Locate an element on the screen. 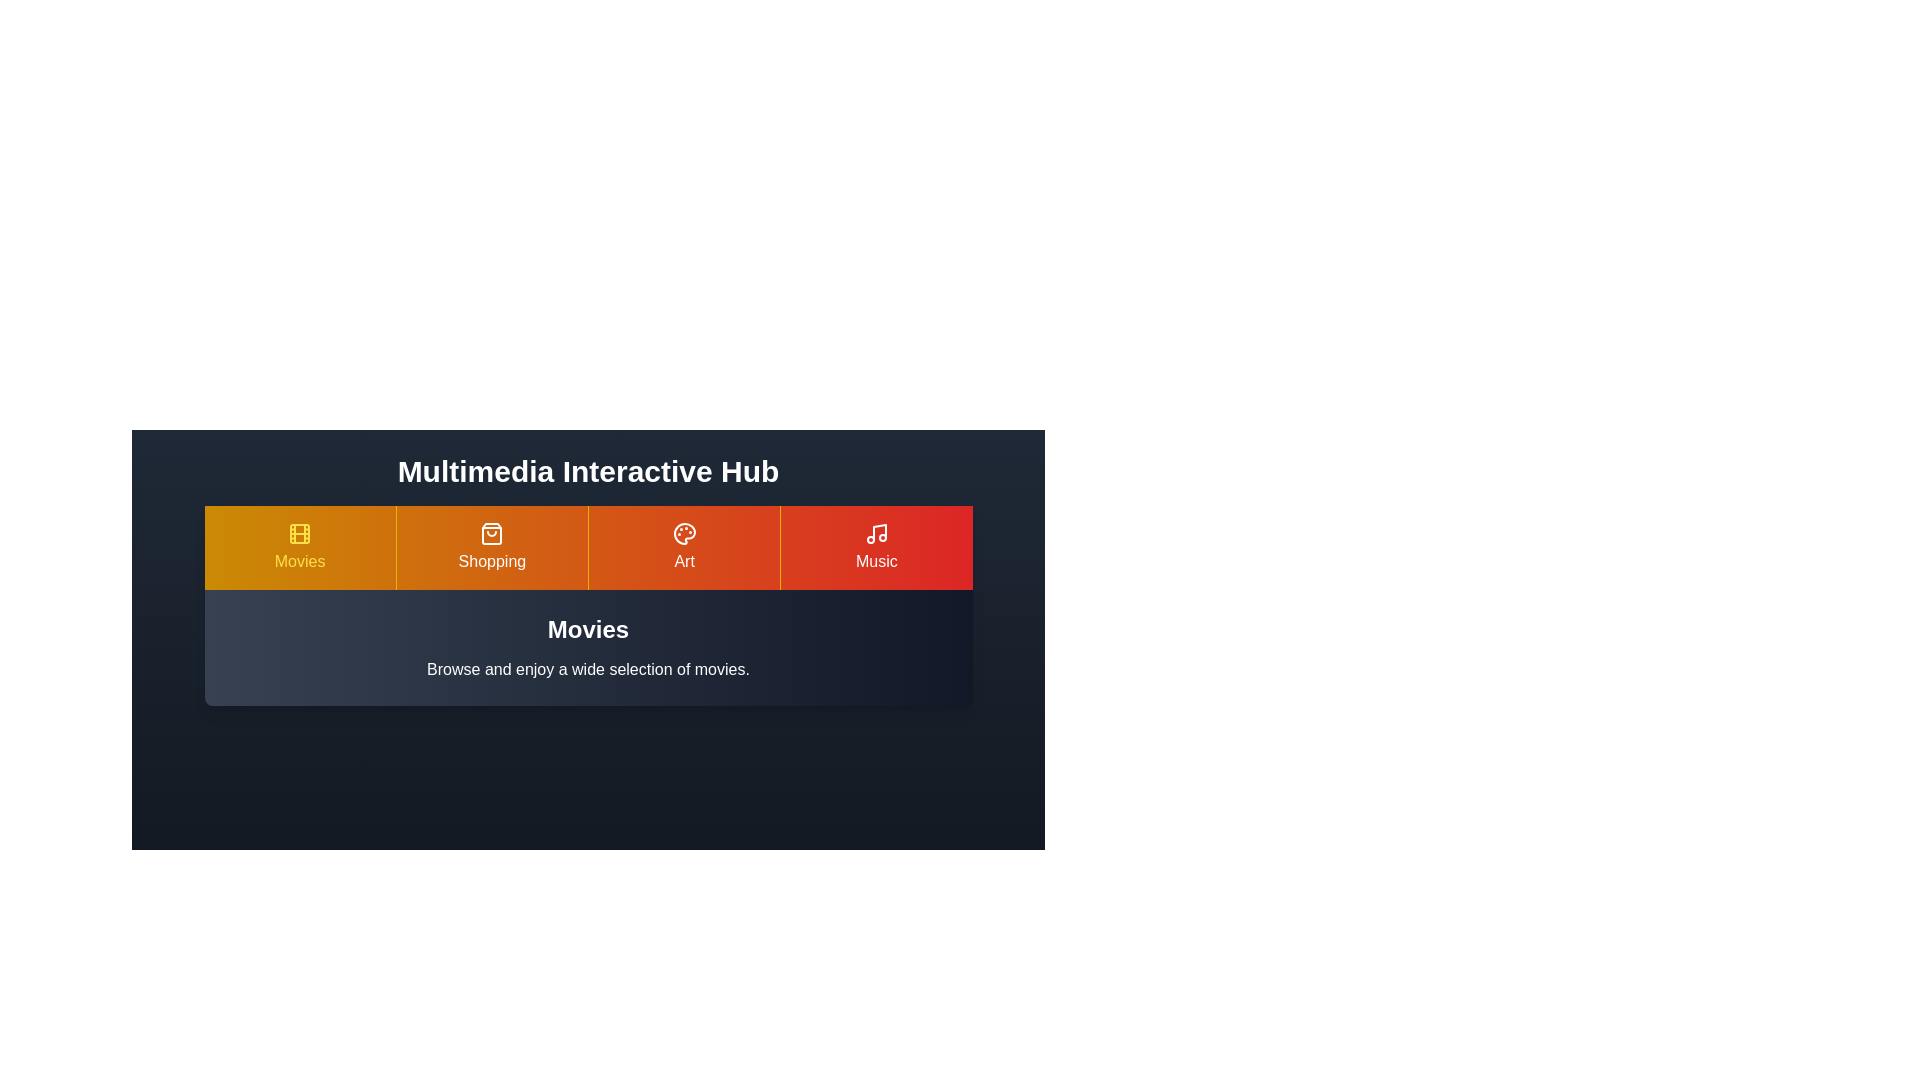 Image resolution: width=1920 pixels, height=1080 pixels. the Shopping tab to view its content is located at coordinates (491, 547).